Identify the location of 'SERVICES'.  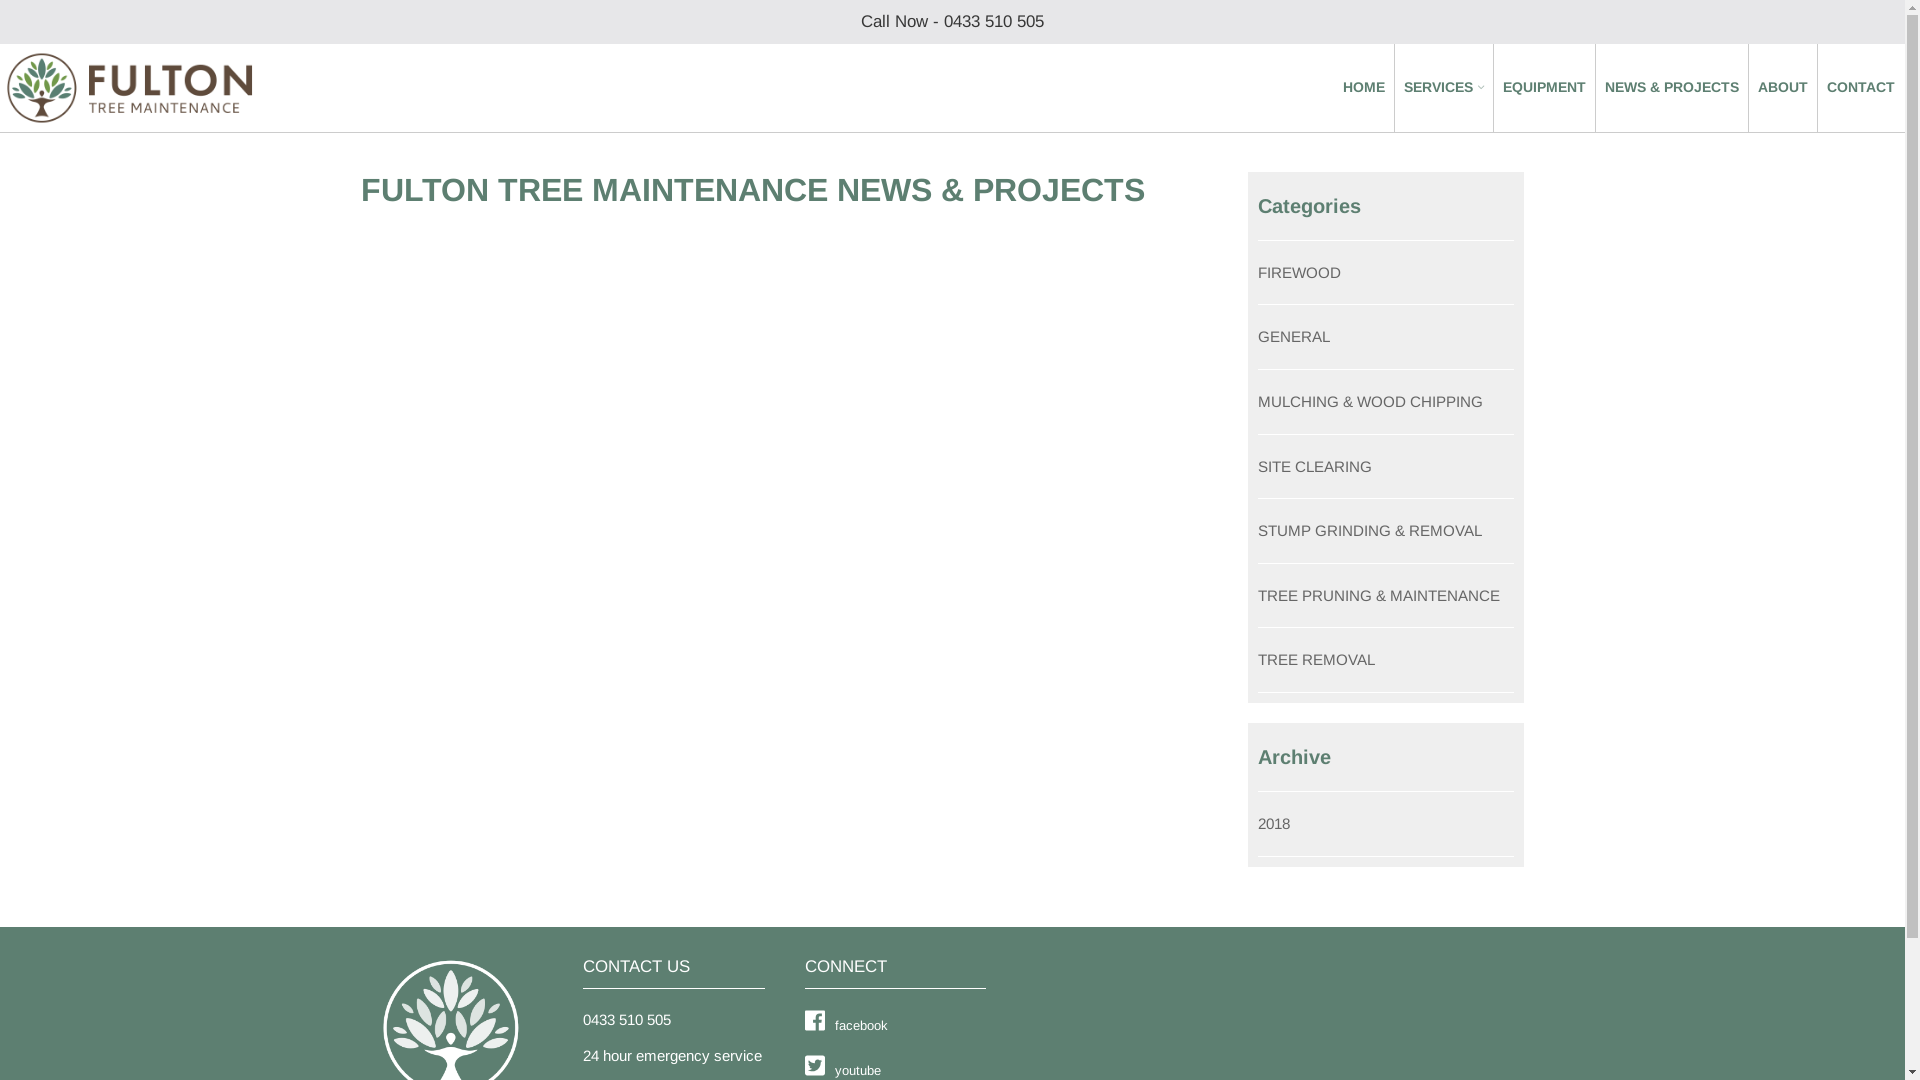
(1444, 87).